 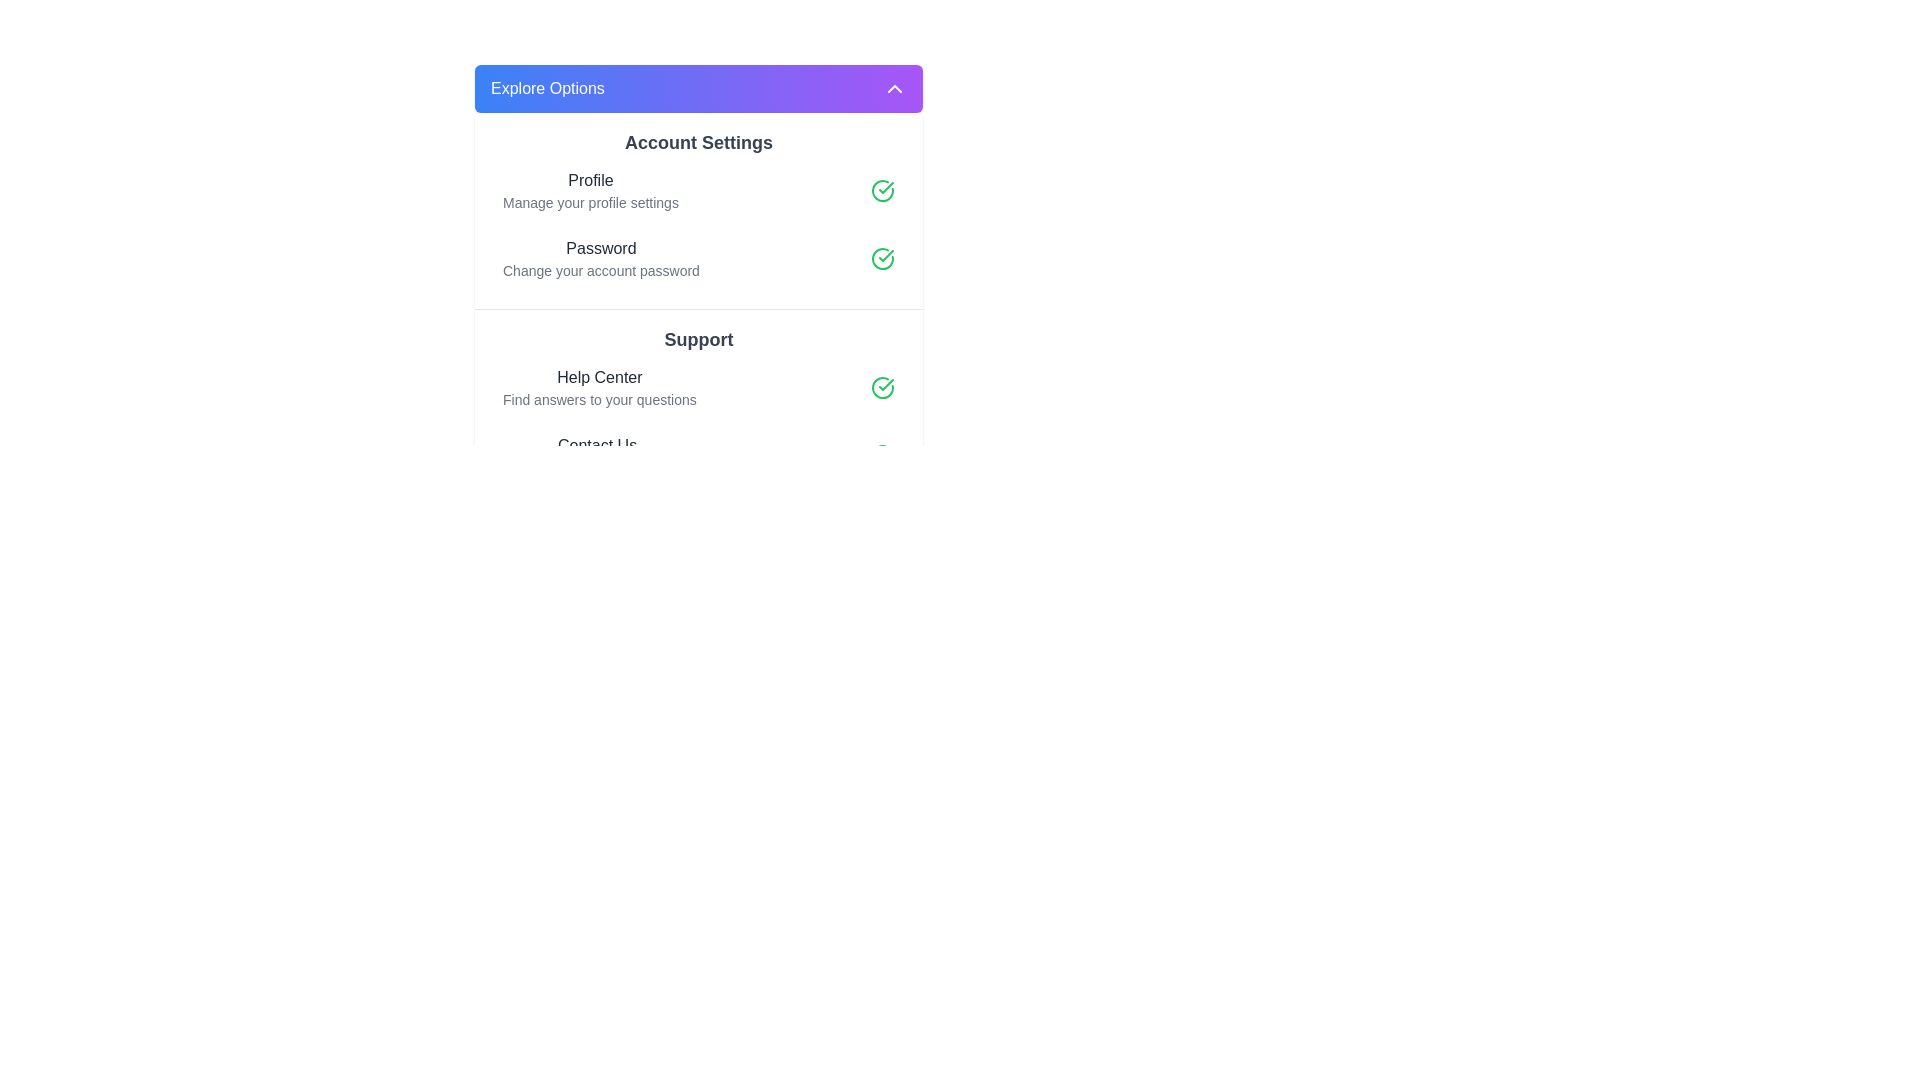 I want to click on the 'Change Password' option in the vertical navigation menu under 'Account Settings', so click(x=699, y=257).